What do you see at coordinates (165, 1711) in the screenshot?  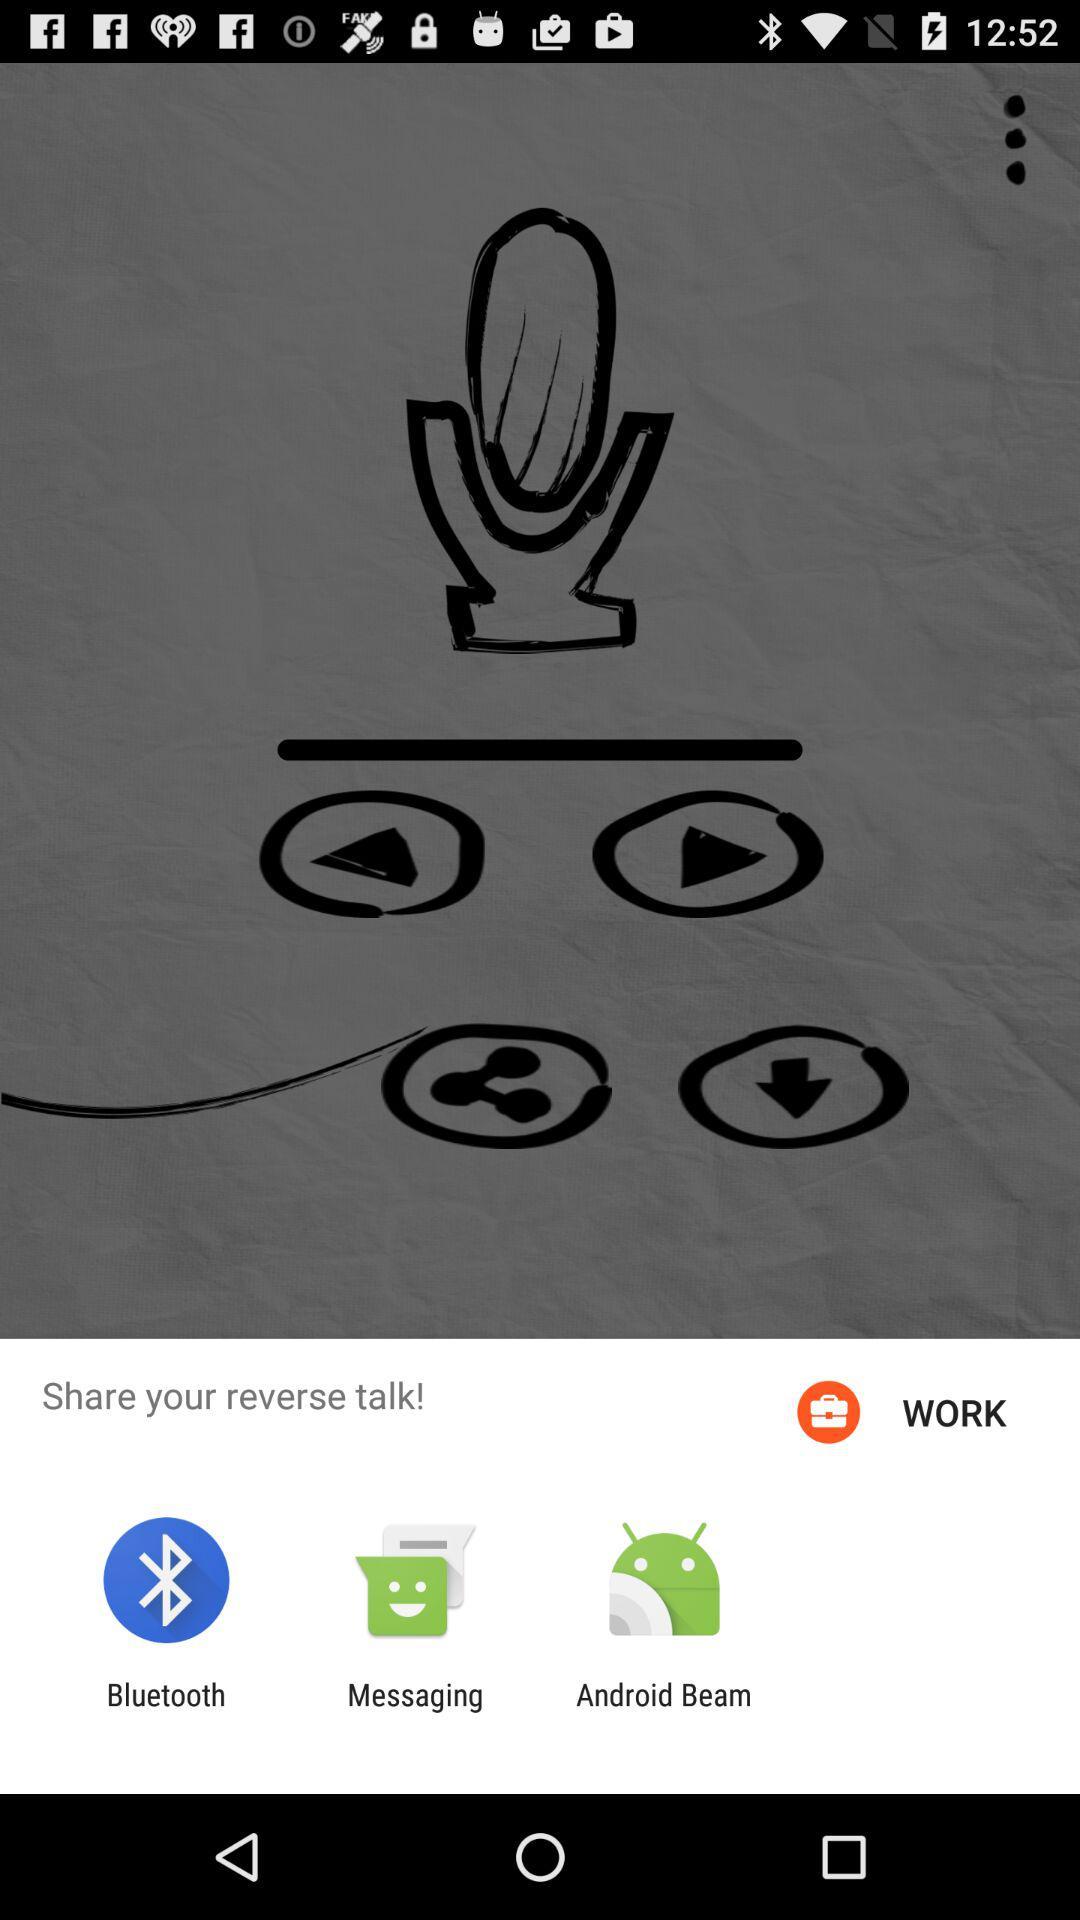 I see `app to the left of the messaging` at bounding box center [165, 1711].